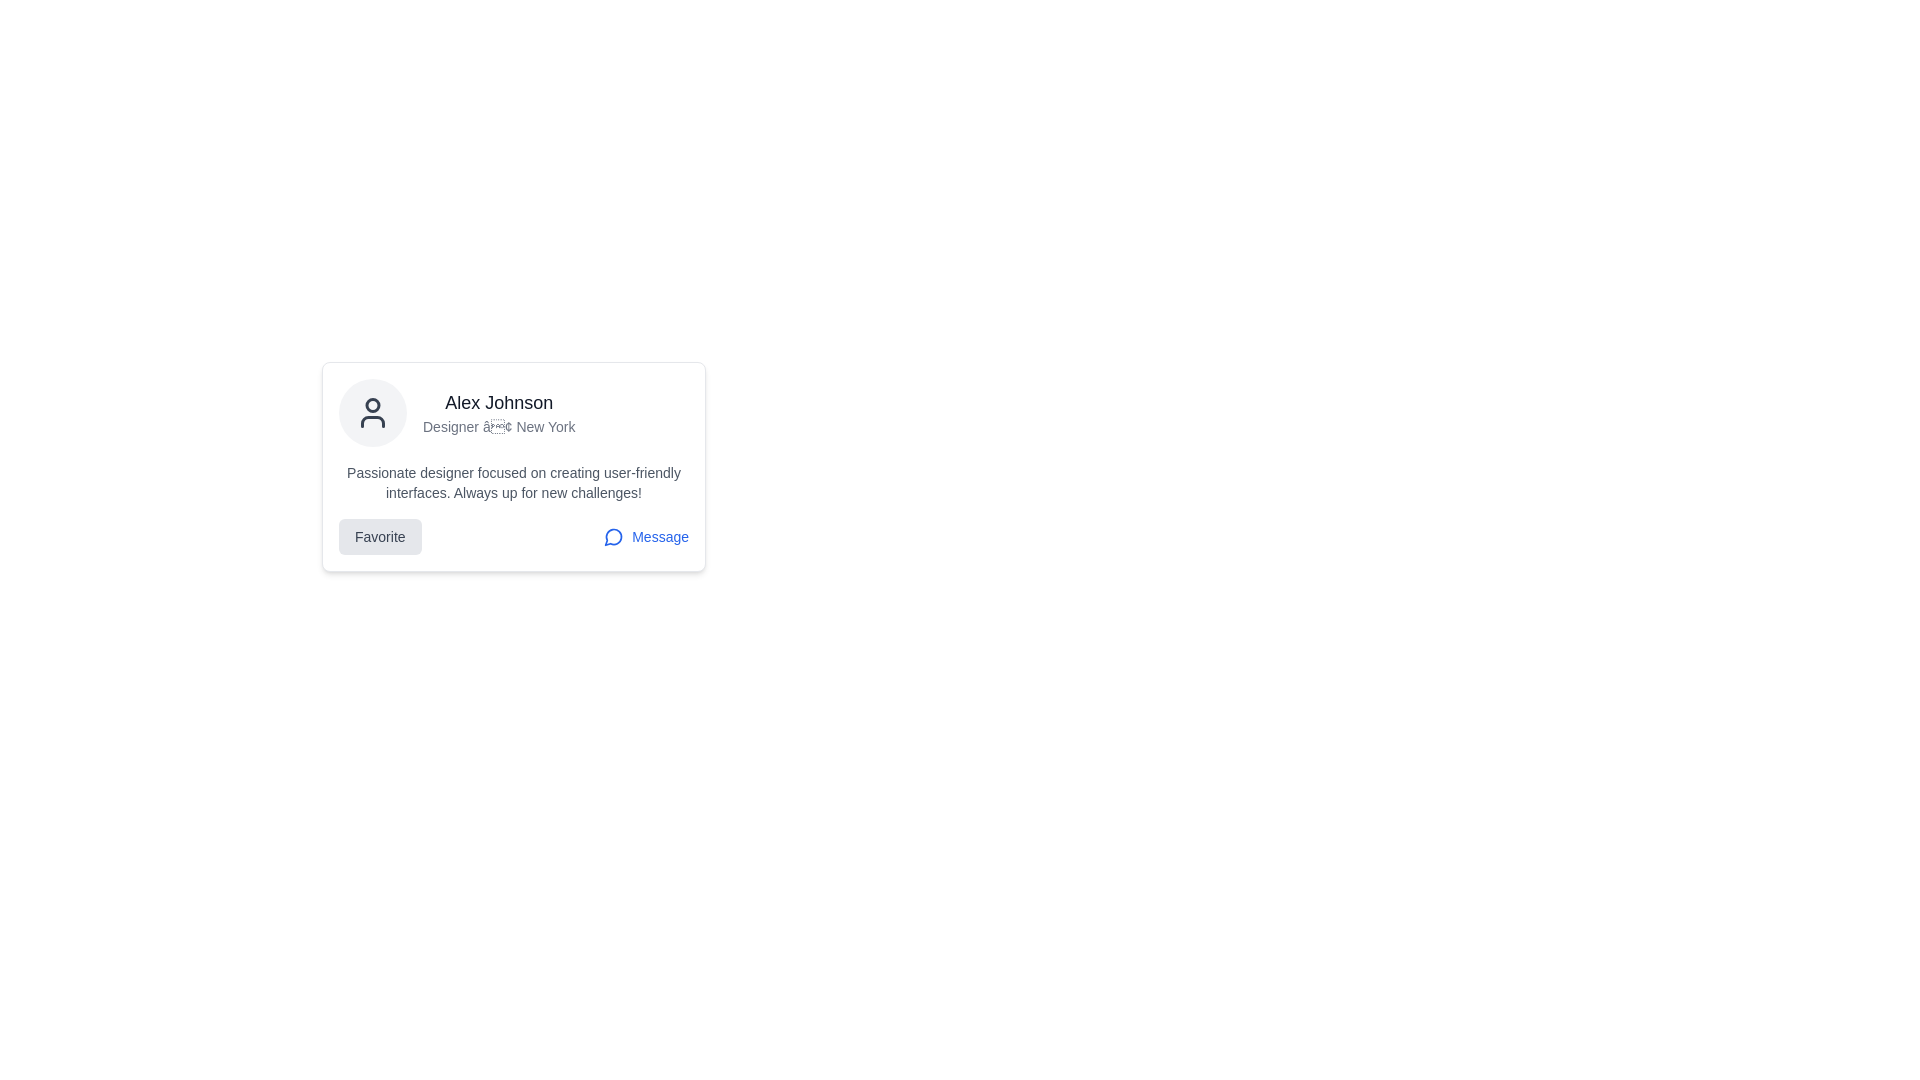  What do you see at coordinates (499, 402) in the screenshot?
I see `the user name text label that serves as the title of the profile information in the card, positioned above the line 'Designer • New York' and to the right of a circular user icon` at bounding box center [499, 402].